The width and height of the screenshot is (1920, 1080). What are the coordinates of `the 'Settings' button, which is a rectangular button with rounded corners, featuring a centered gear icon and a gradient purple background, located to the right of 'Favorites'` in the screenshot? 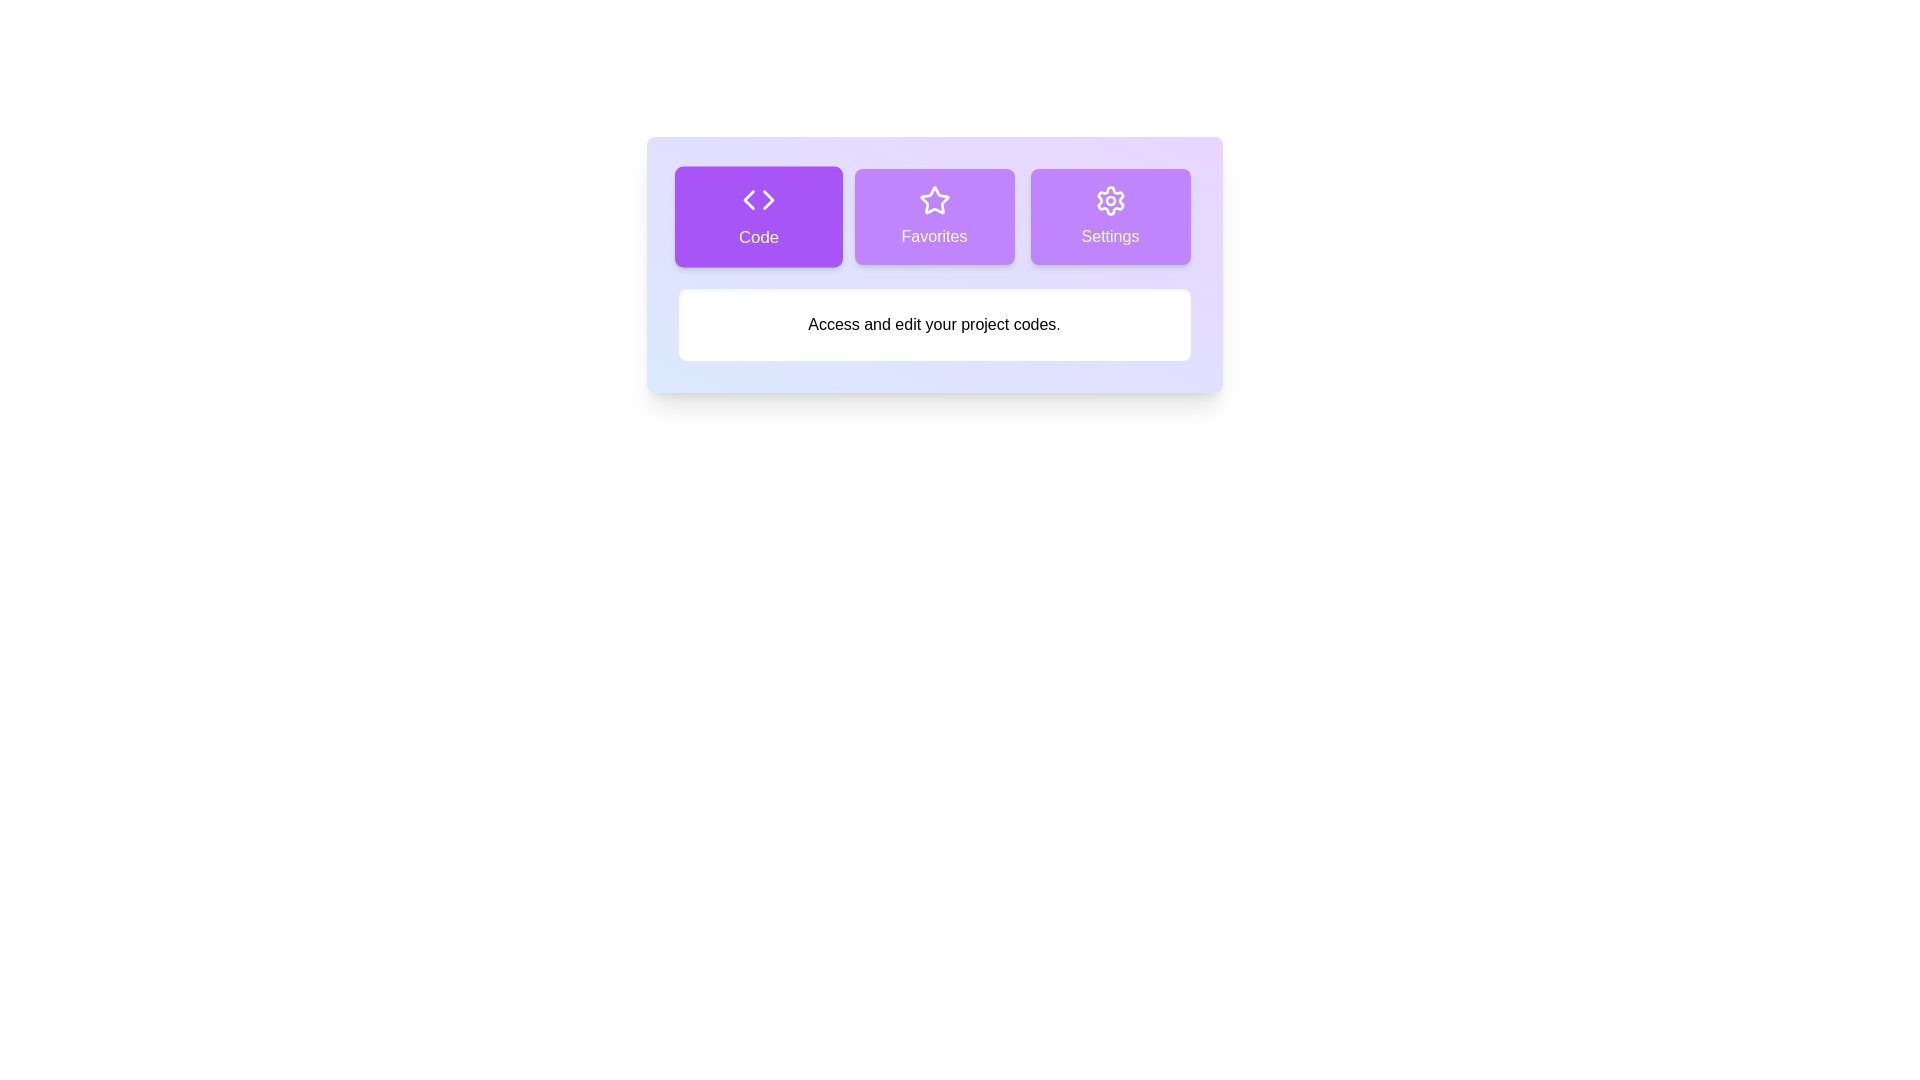 It's located at (1109, 216).